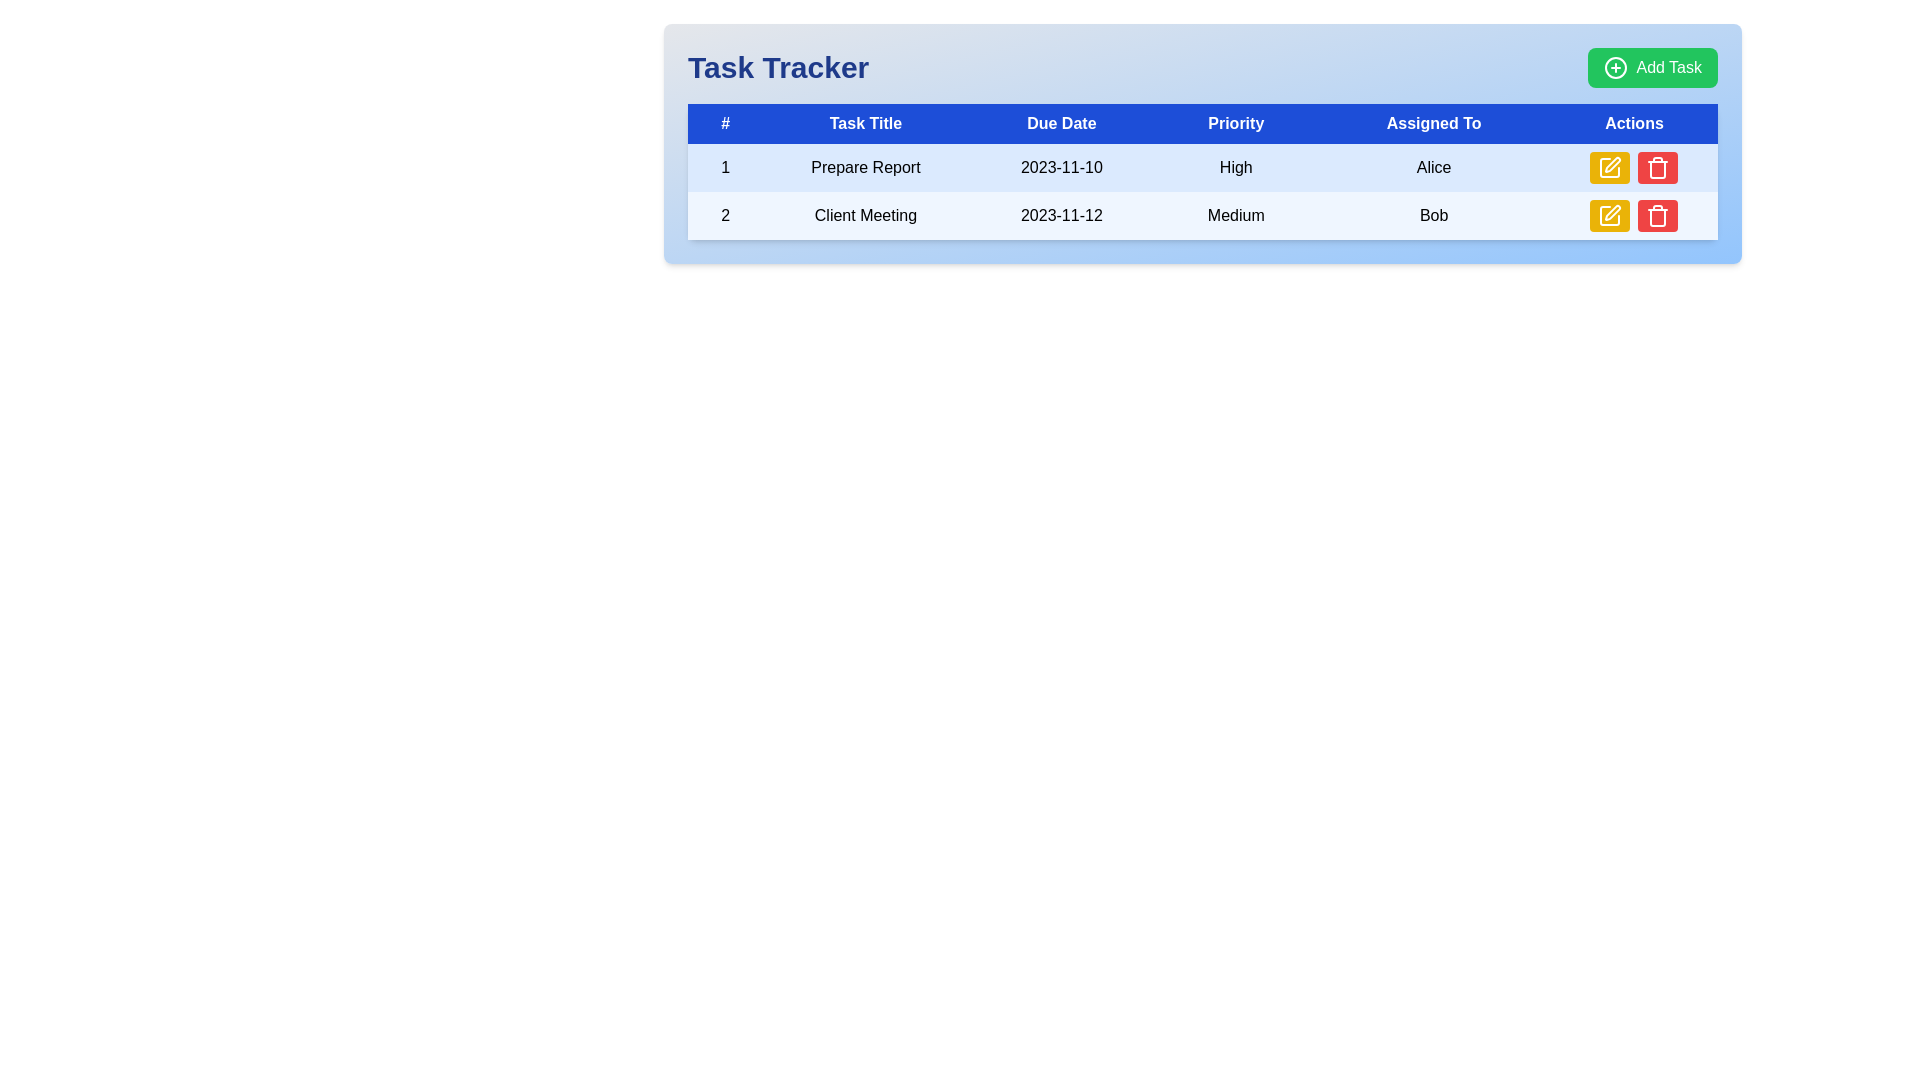  I want to click on the Priority label in the second row of the Task Tracker table to indicate the task's priority level, so click(1235, 216).